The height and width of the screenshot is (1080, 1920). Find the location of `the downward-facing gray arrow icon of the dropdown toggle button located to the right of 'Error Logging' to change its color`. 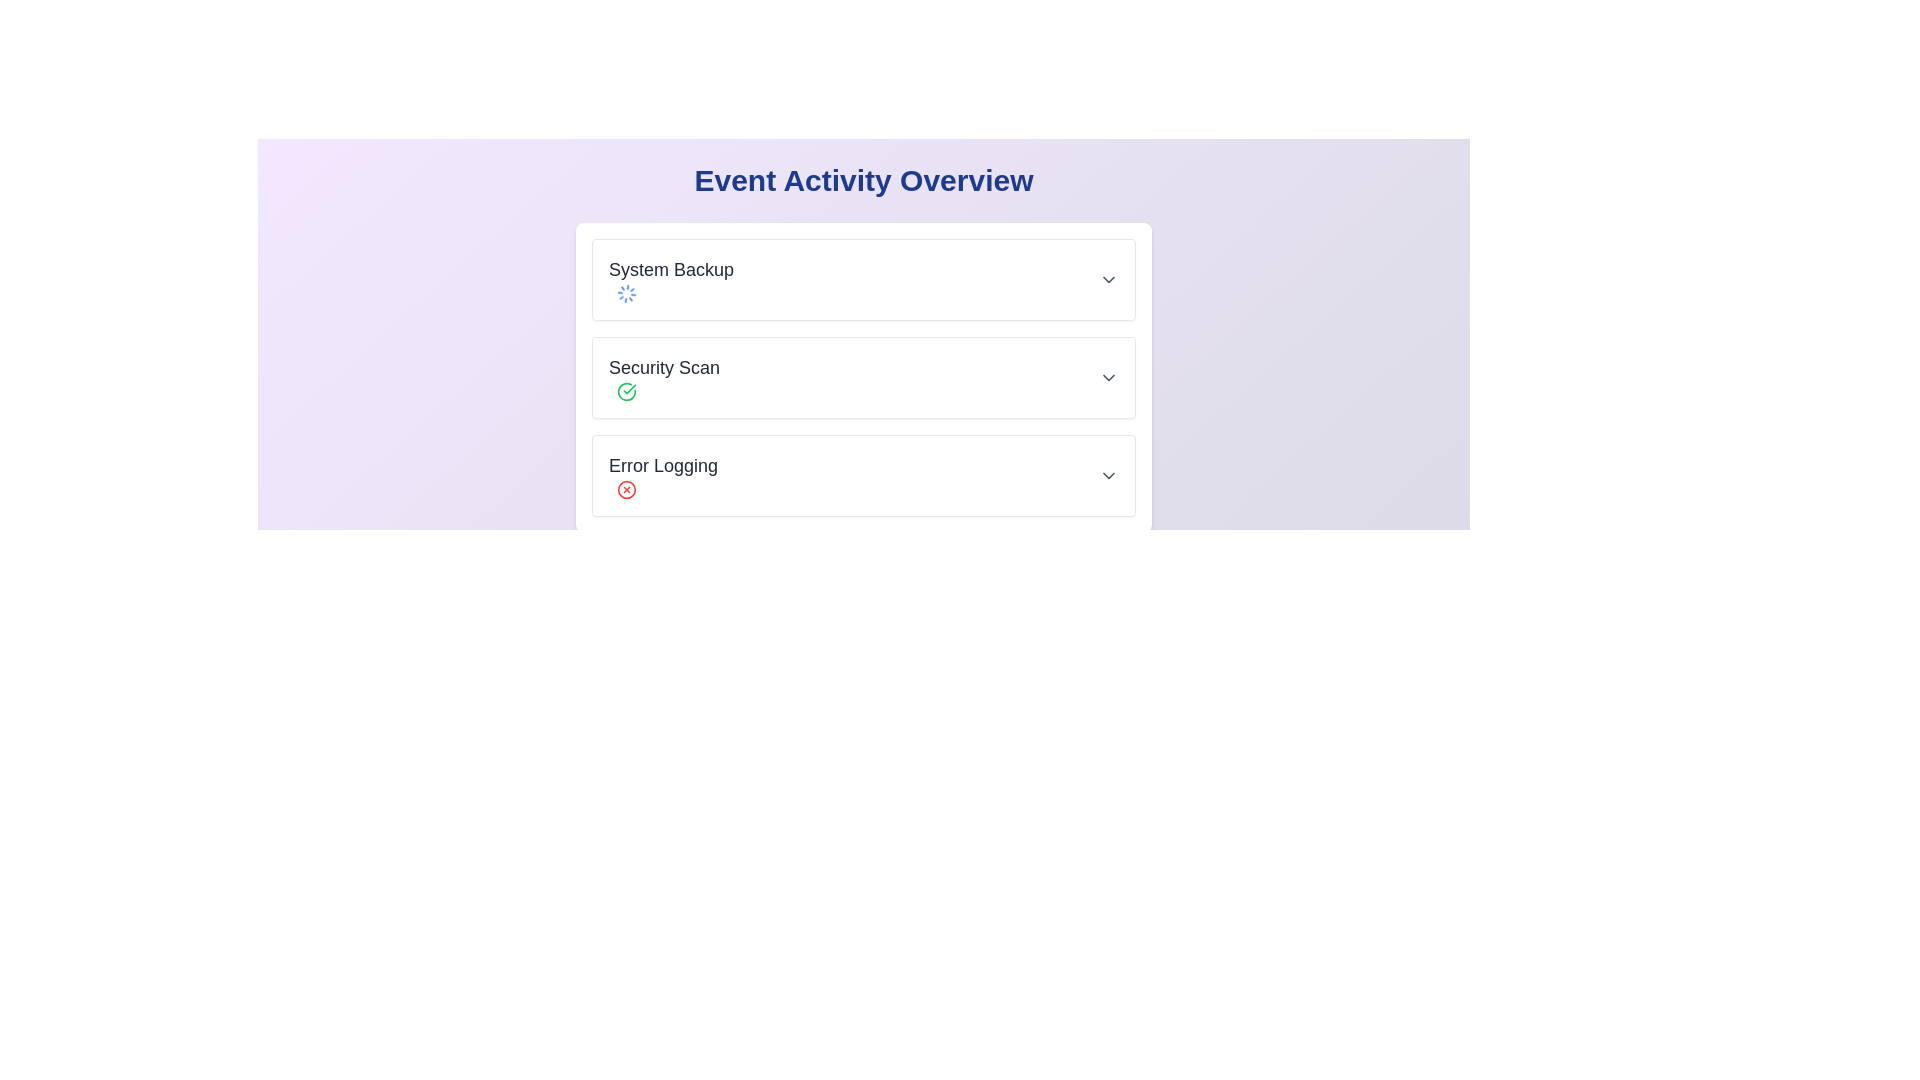

the downward-facing gray arrow icon of the dropdown toggle button located to the right of 'Error Logging' to change its color is located at coordinates (1107, 475).